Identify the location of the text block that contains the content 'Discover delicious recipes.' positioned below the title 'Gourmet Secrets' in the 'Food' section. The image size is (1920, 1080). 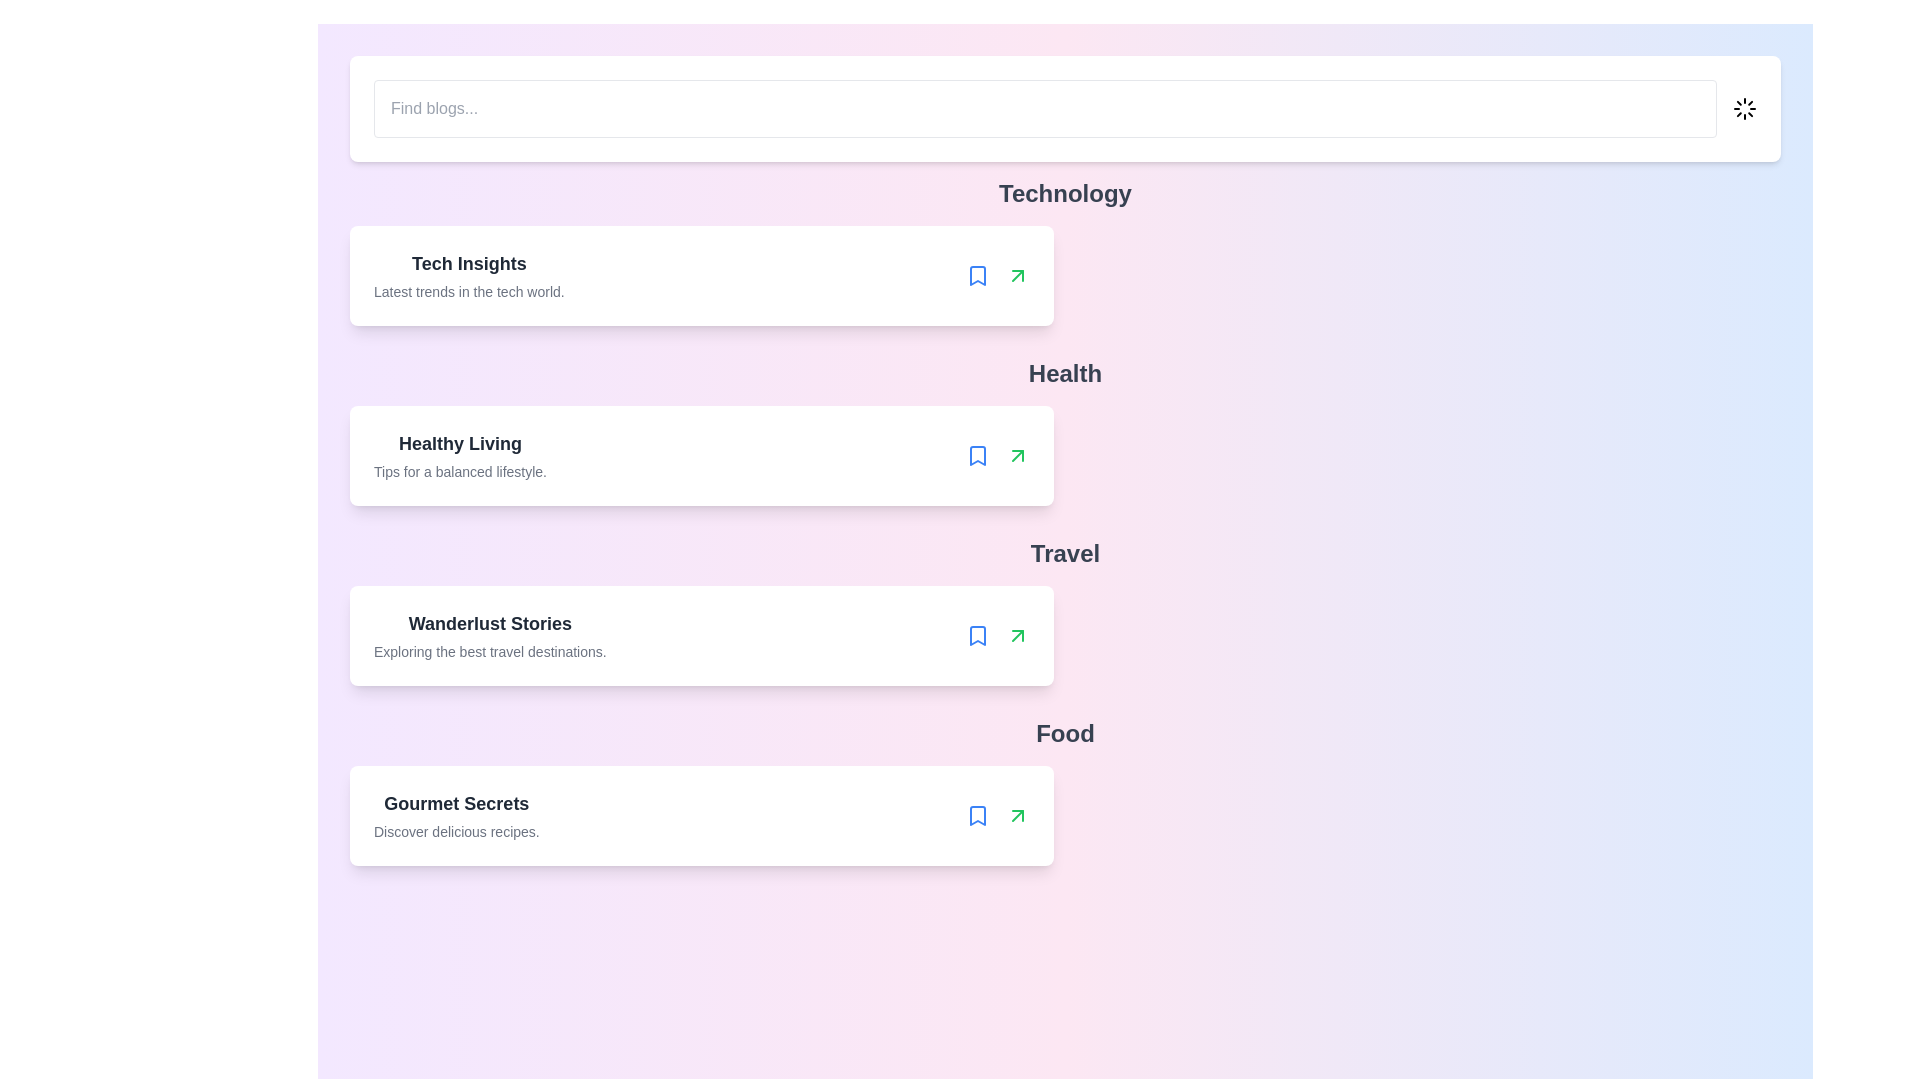
(455, 832).